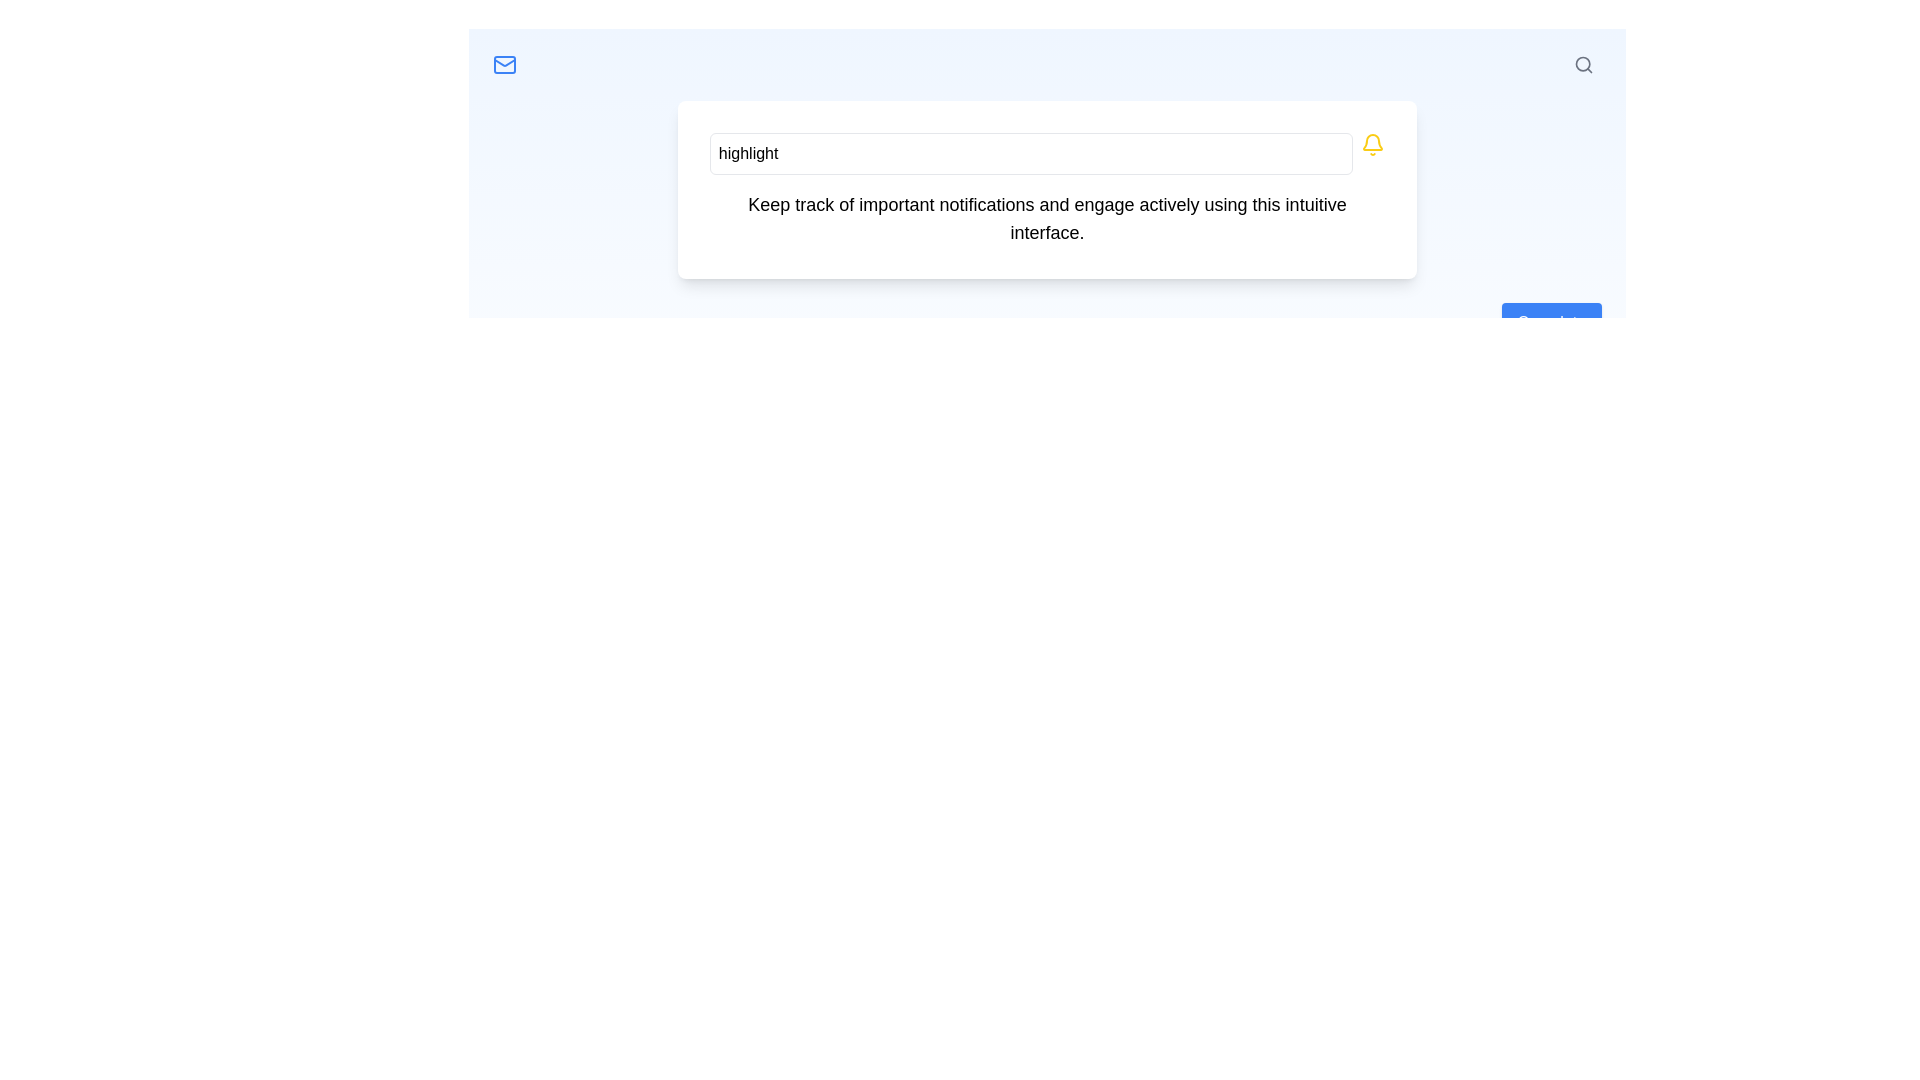 The height and width of the screenshot is (1080, 1920). What do you see at coordinates (504, 64) in the screenshot?
I see `the decorative graphical element representing the body of an envelope icon, located near the top-left corner of the interface` at bounding box center [504, 64].